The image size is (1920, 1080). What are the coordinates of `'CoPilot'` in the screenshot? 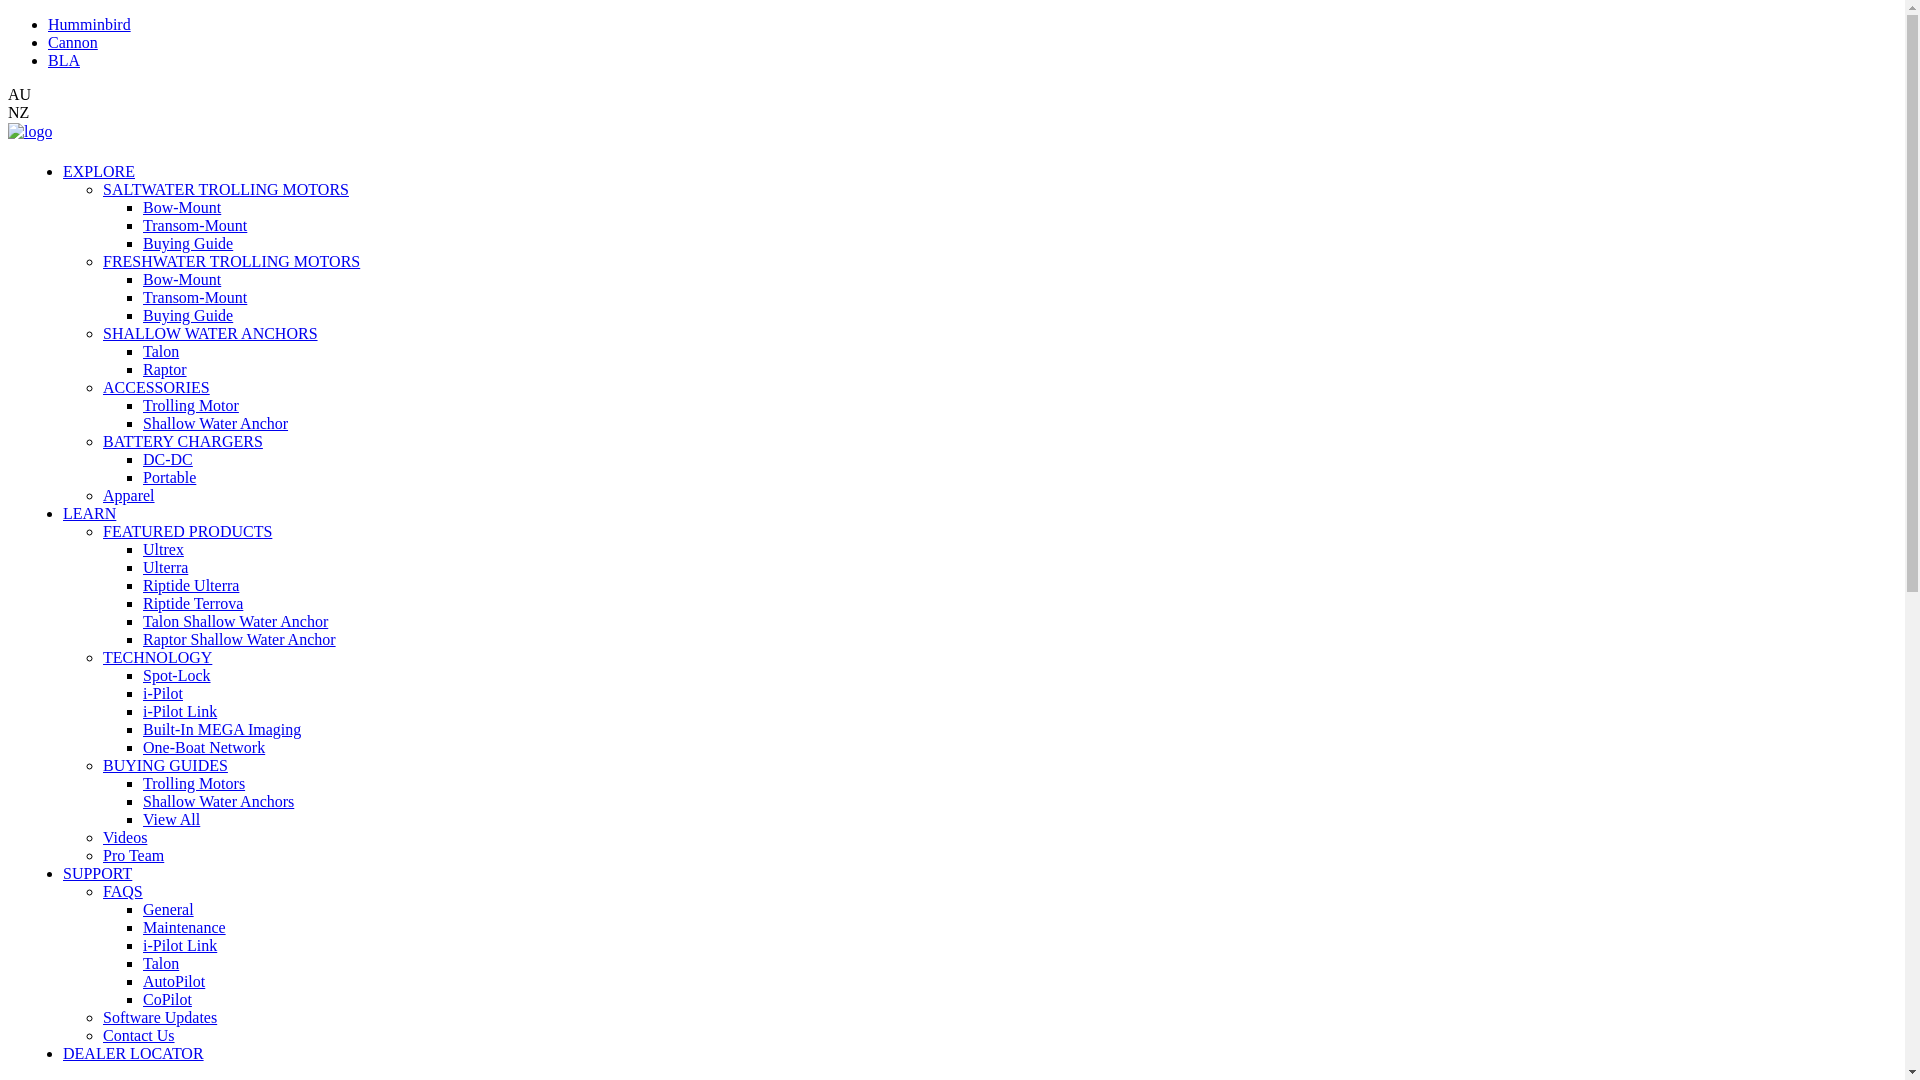 It's located at (142, 999).